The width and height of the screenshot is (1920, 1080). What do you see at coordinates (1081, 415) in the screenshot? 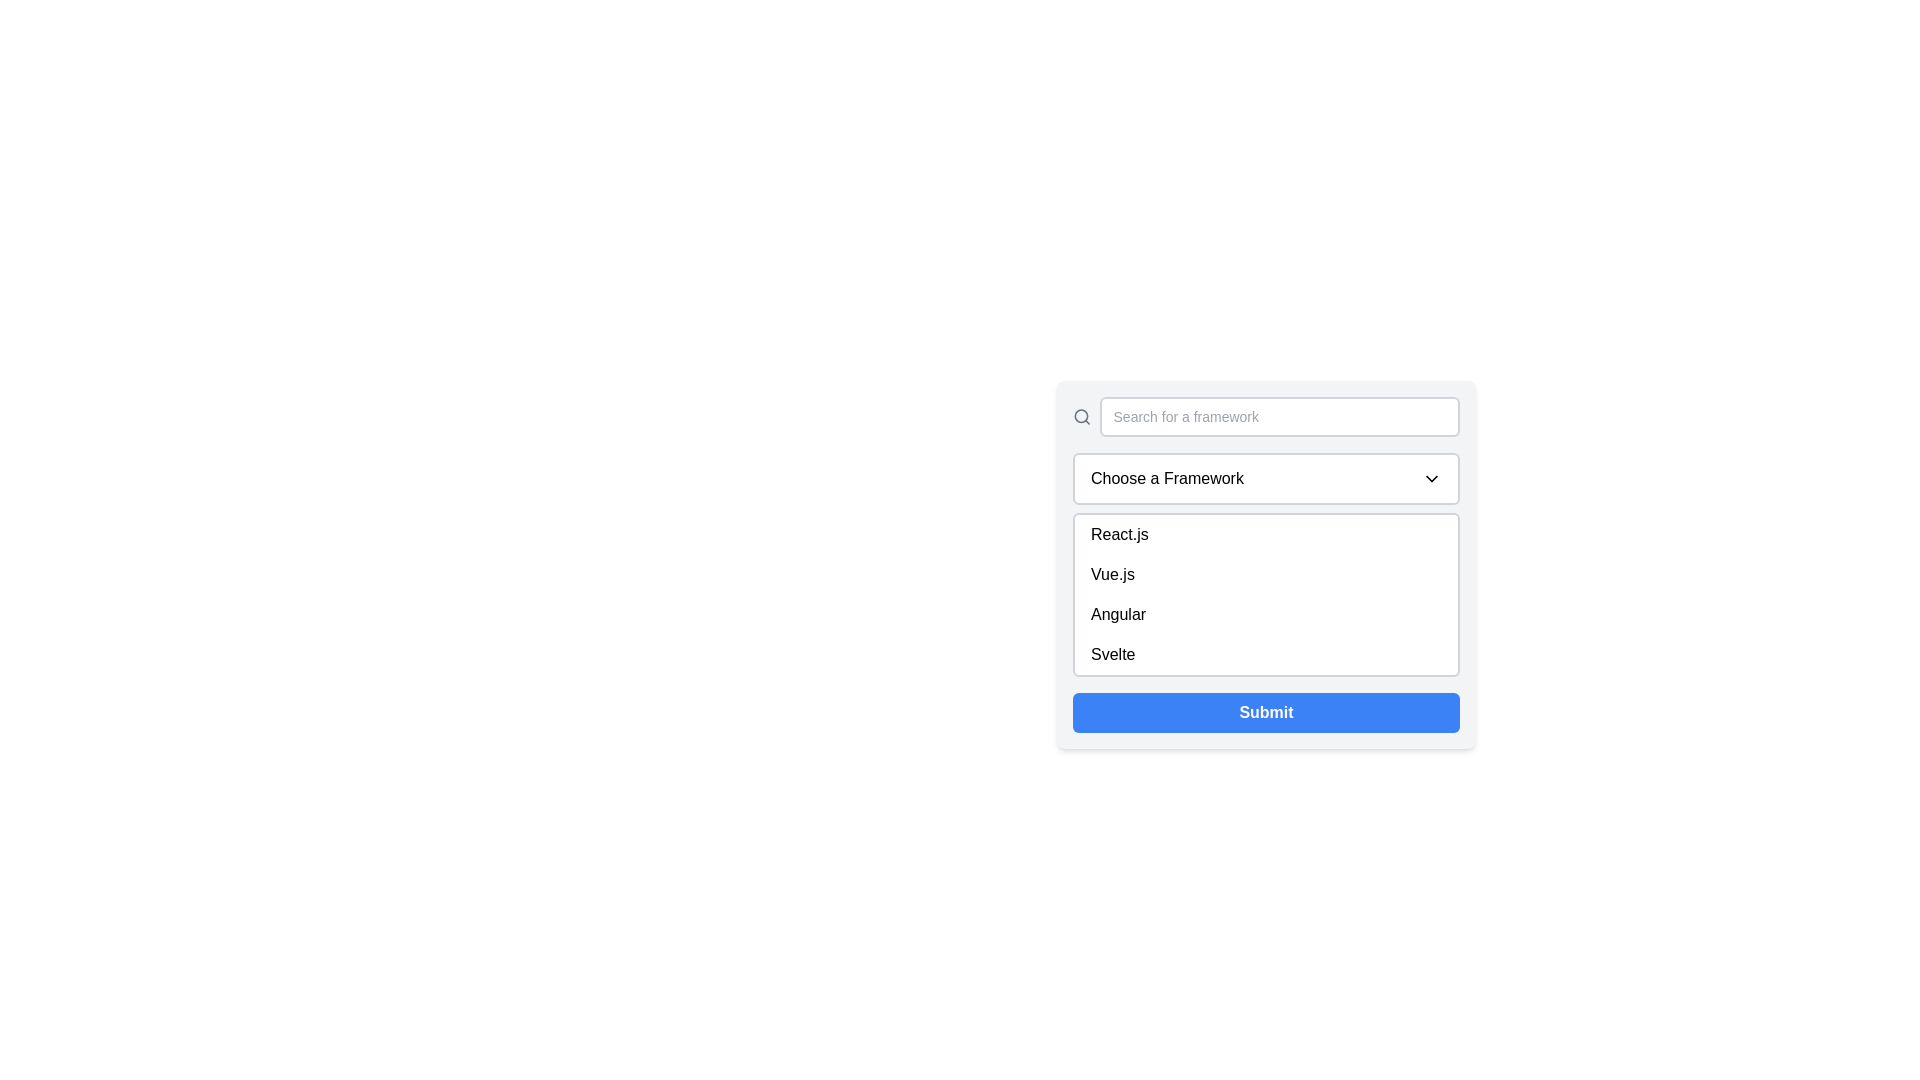
I see `the search icon located to the far left, which is positioned before the text input box labeled 'Search for a framework'` at bounding box center [1081, 415].